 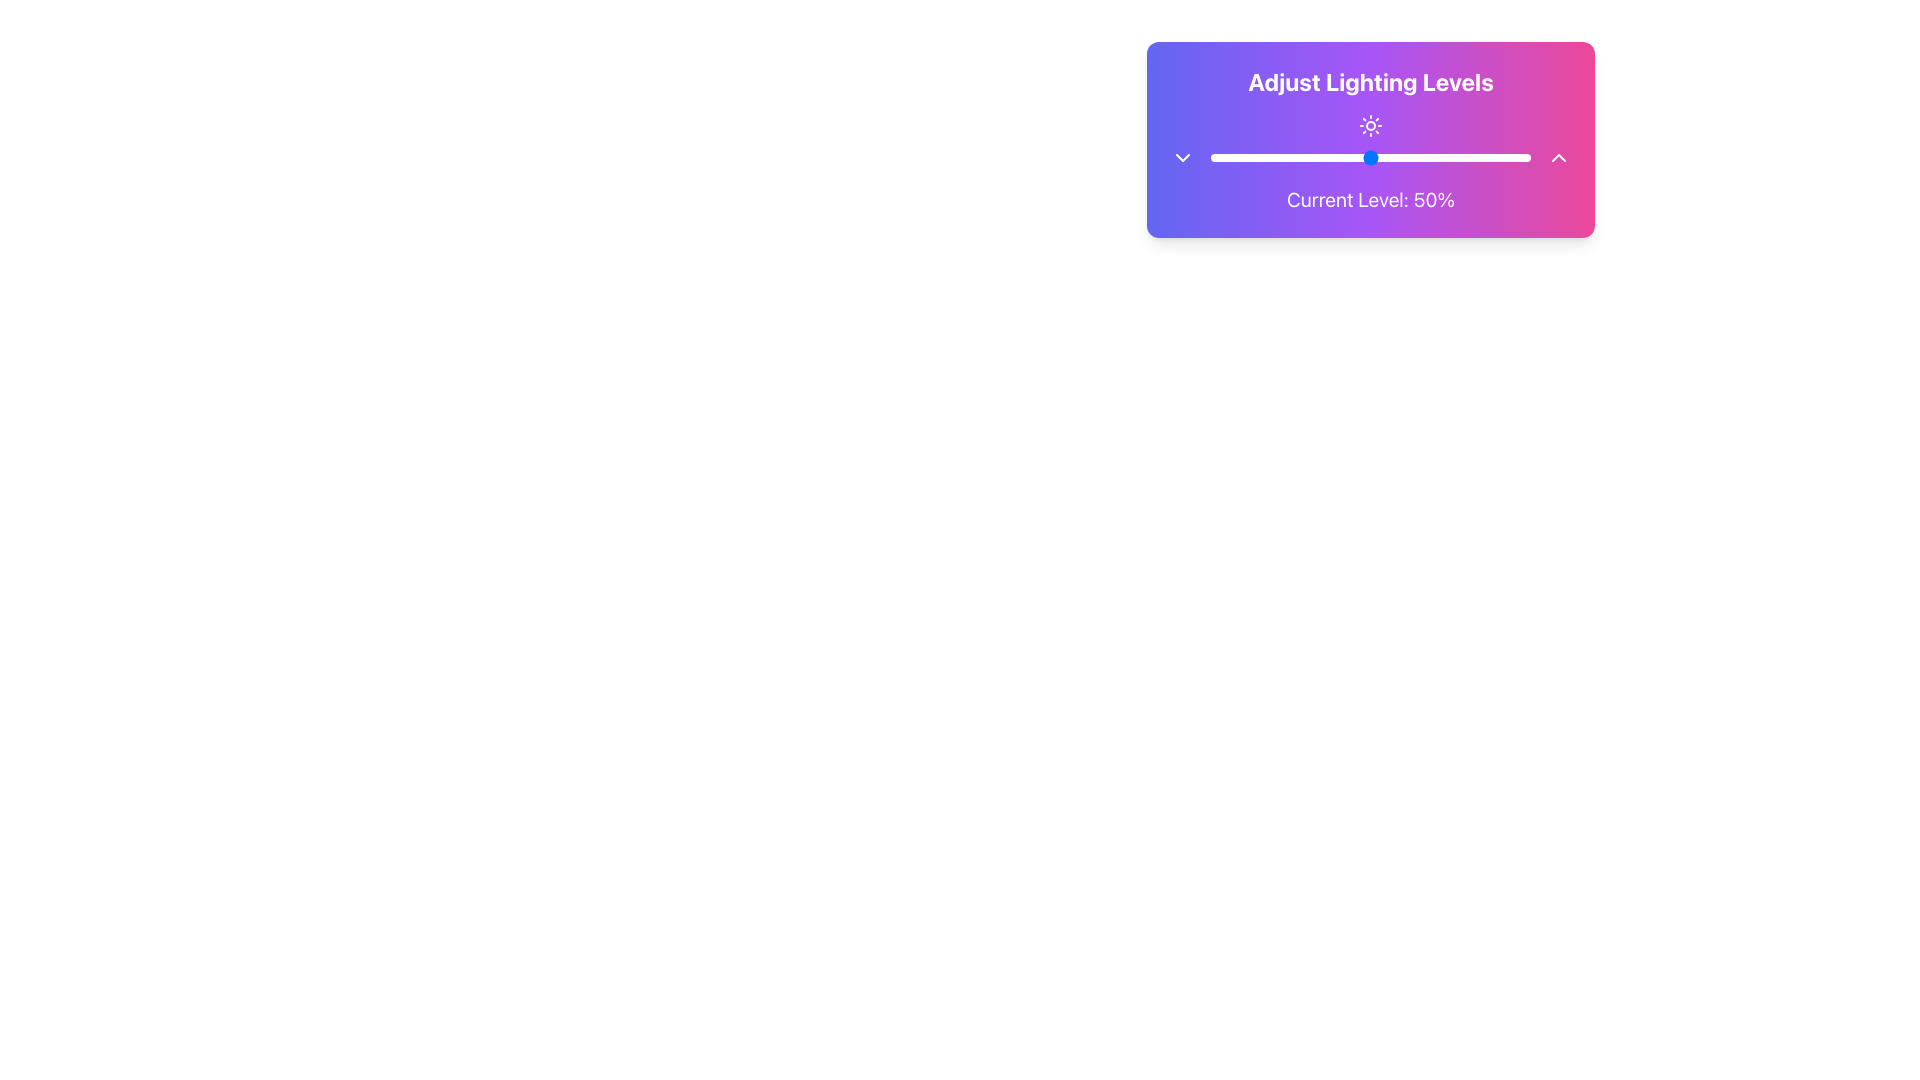 What do you see at coordinates (1479, 157) in the screenshot?
I see `the lighting level` at bounding box center [1479, 157].